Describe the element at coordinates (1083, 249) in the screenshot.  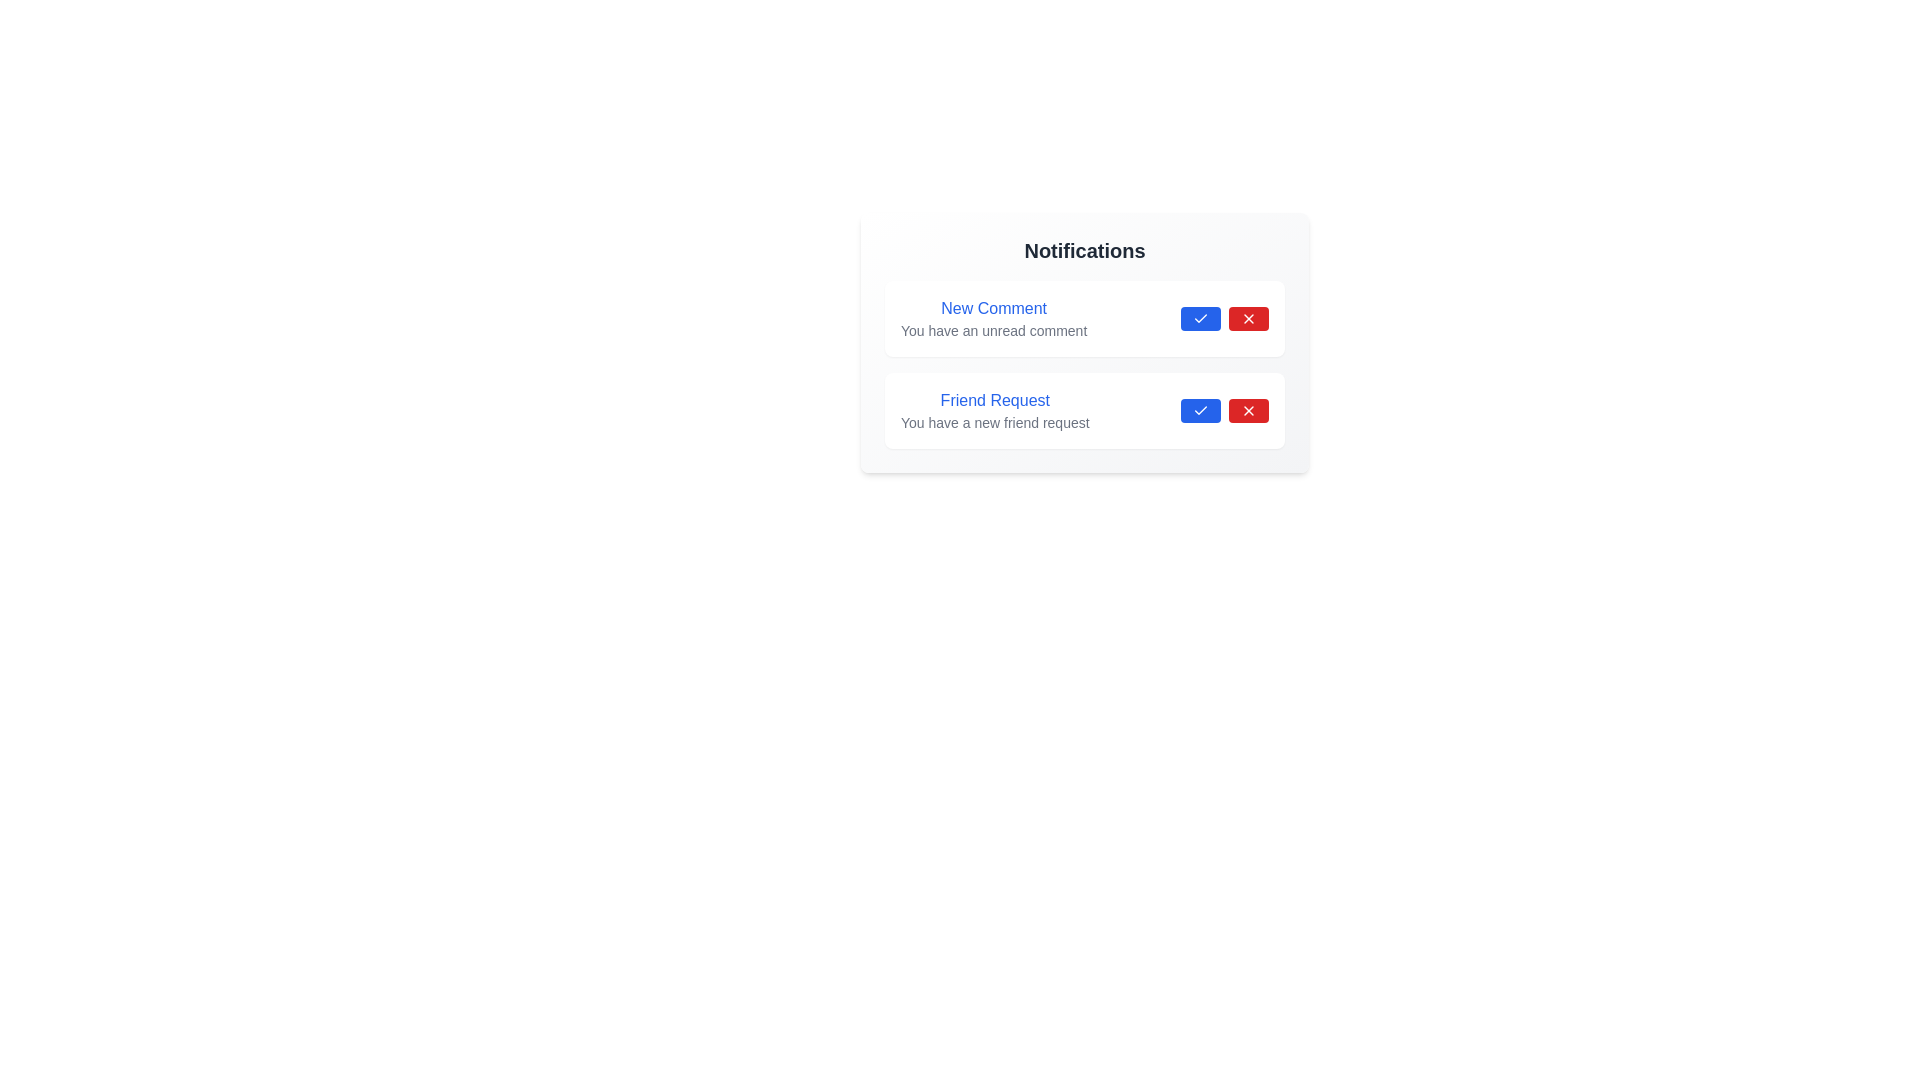
I see `the heading text label located at the top of the notification section card, which is centrally aligned above the 'New Comment' and 'Friend Request' entries` at that location.